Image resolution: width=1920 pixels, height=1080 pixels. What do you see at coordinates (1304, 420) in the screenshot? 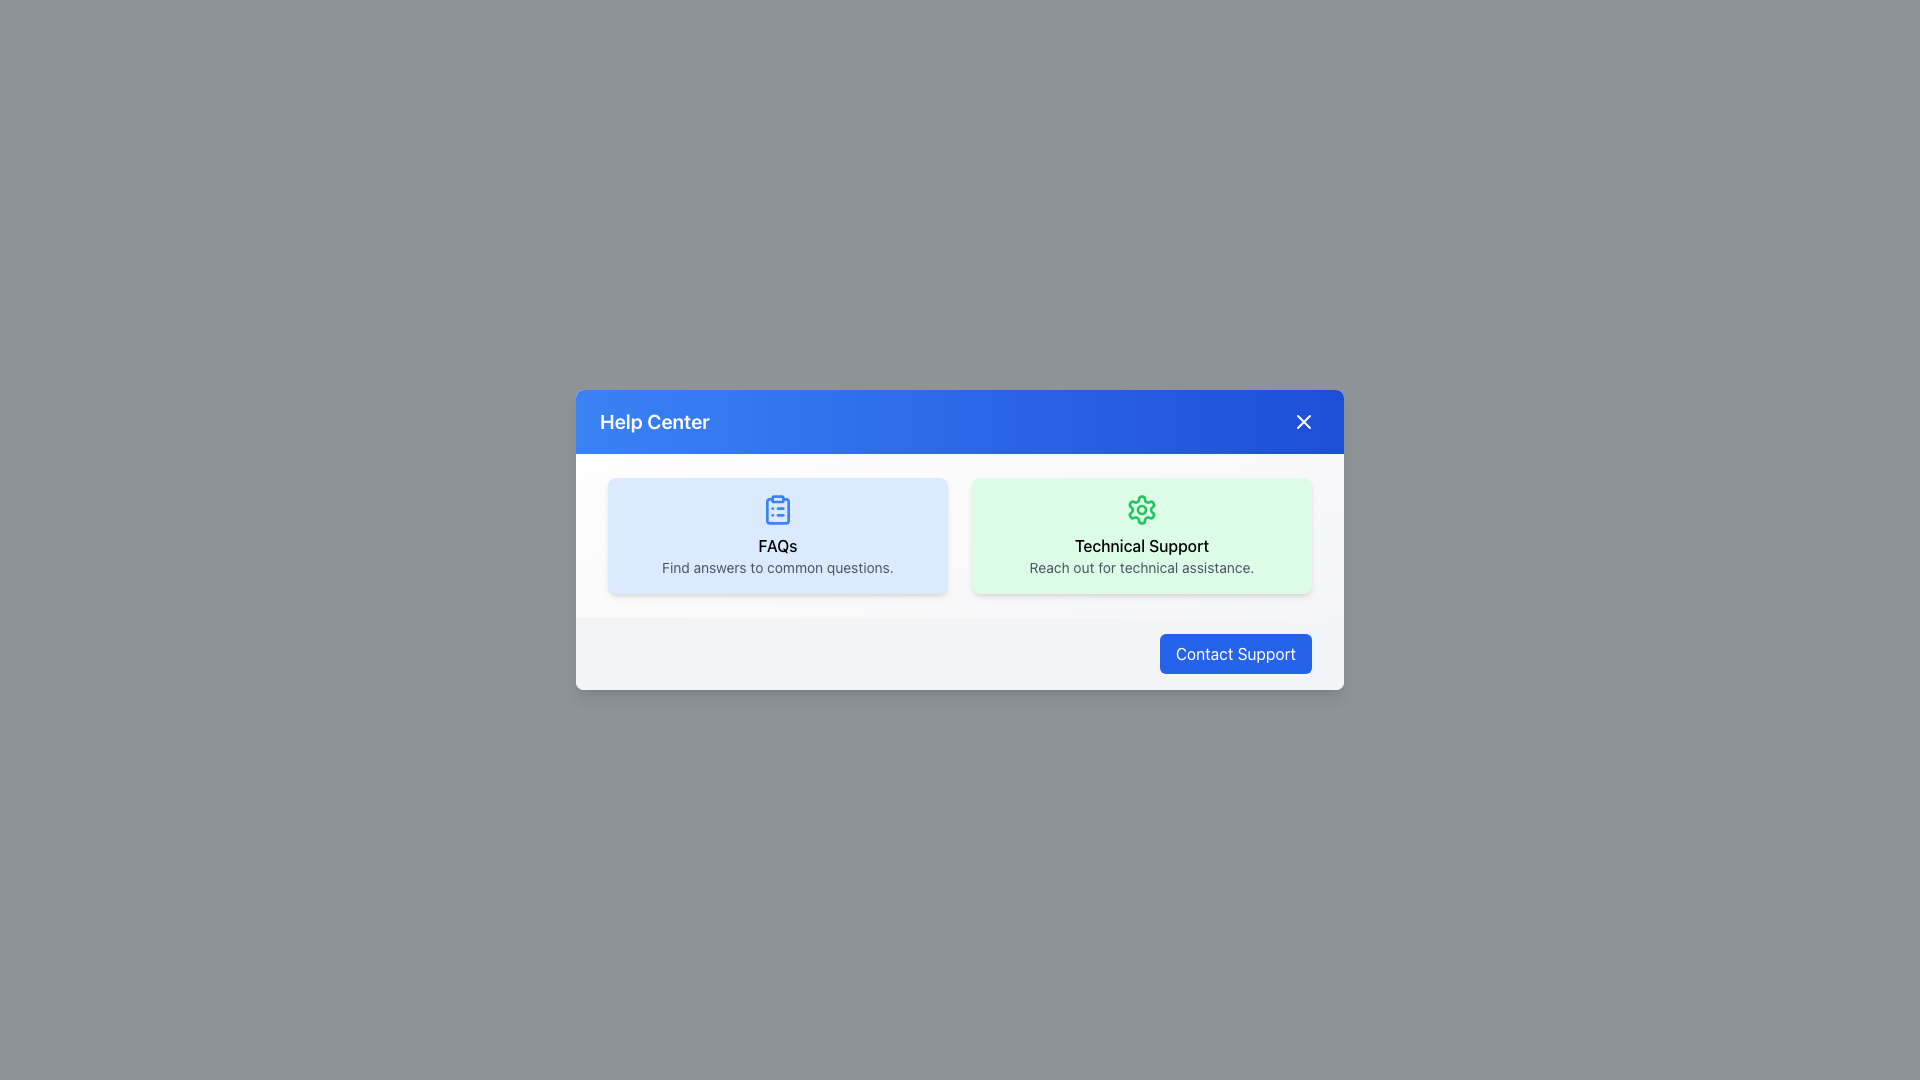
I see `the 'X' icon button with a circular blue background located in the top-right corner of the Help Center interface` at bounding box center [1304, 420].